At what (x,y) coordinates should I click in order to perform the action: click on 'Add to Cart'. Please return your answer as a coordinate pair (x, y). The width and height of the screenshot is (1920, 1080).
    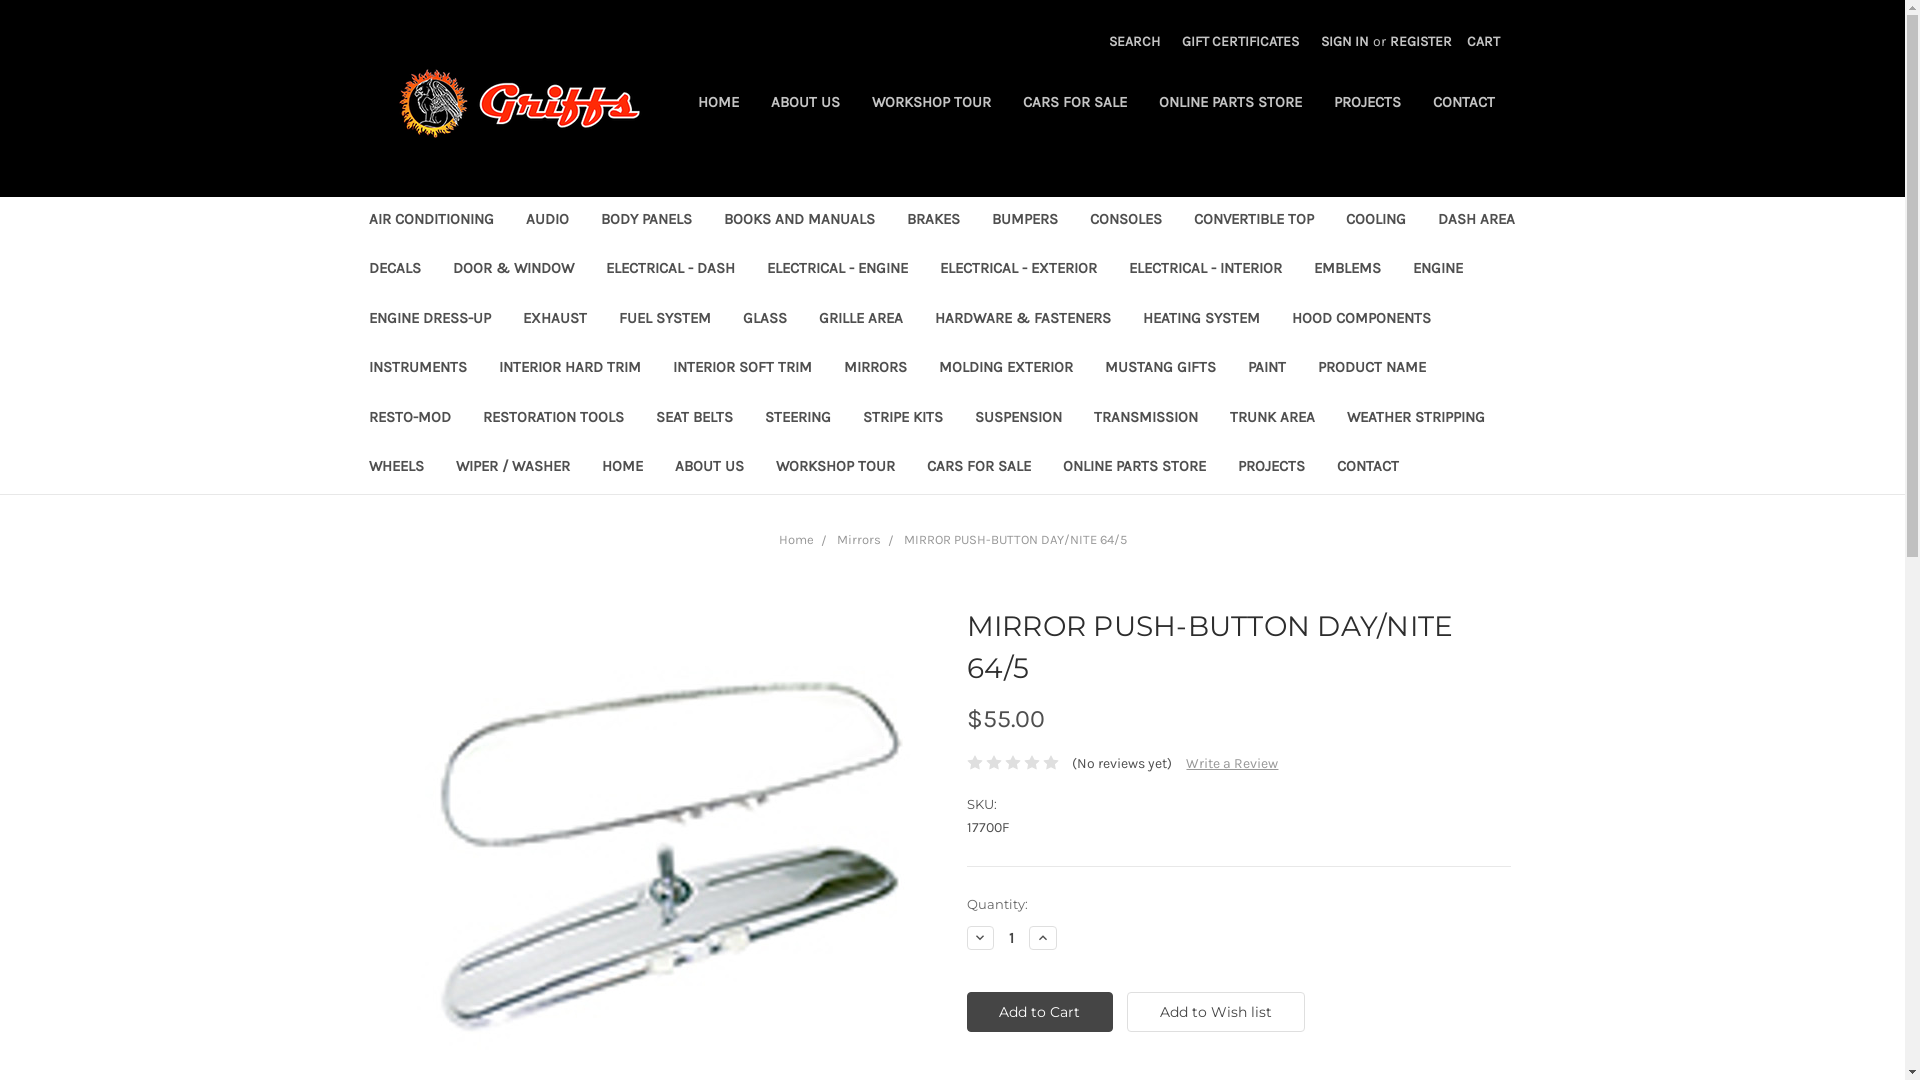
    Looking at the image, I should click on (1039, 1011).